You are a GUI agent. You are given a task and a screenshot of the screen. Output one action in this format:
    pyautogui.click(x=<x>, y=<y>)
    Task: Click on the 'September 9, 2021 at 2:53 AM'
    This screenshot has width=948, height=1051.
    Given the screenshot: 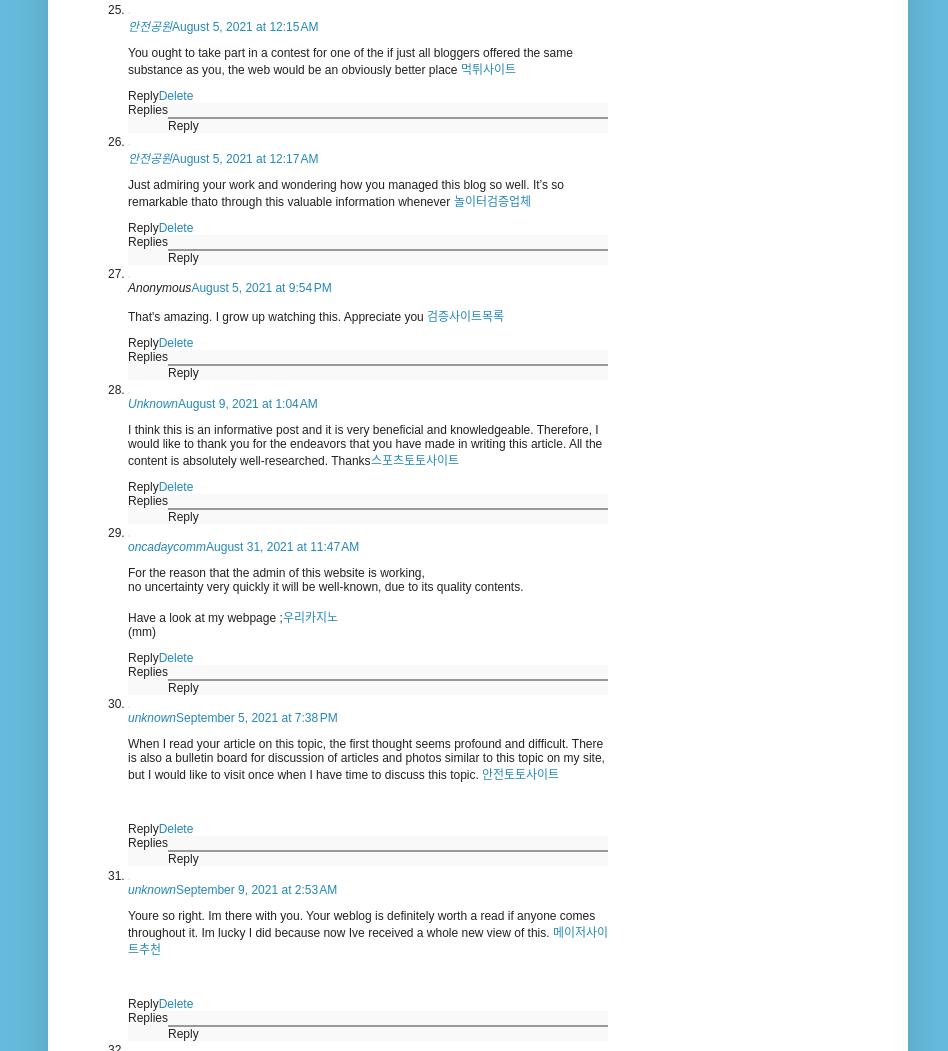 What is the action you would take?
    pyautogui.click(x=256, y=888)
    